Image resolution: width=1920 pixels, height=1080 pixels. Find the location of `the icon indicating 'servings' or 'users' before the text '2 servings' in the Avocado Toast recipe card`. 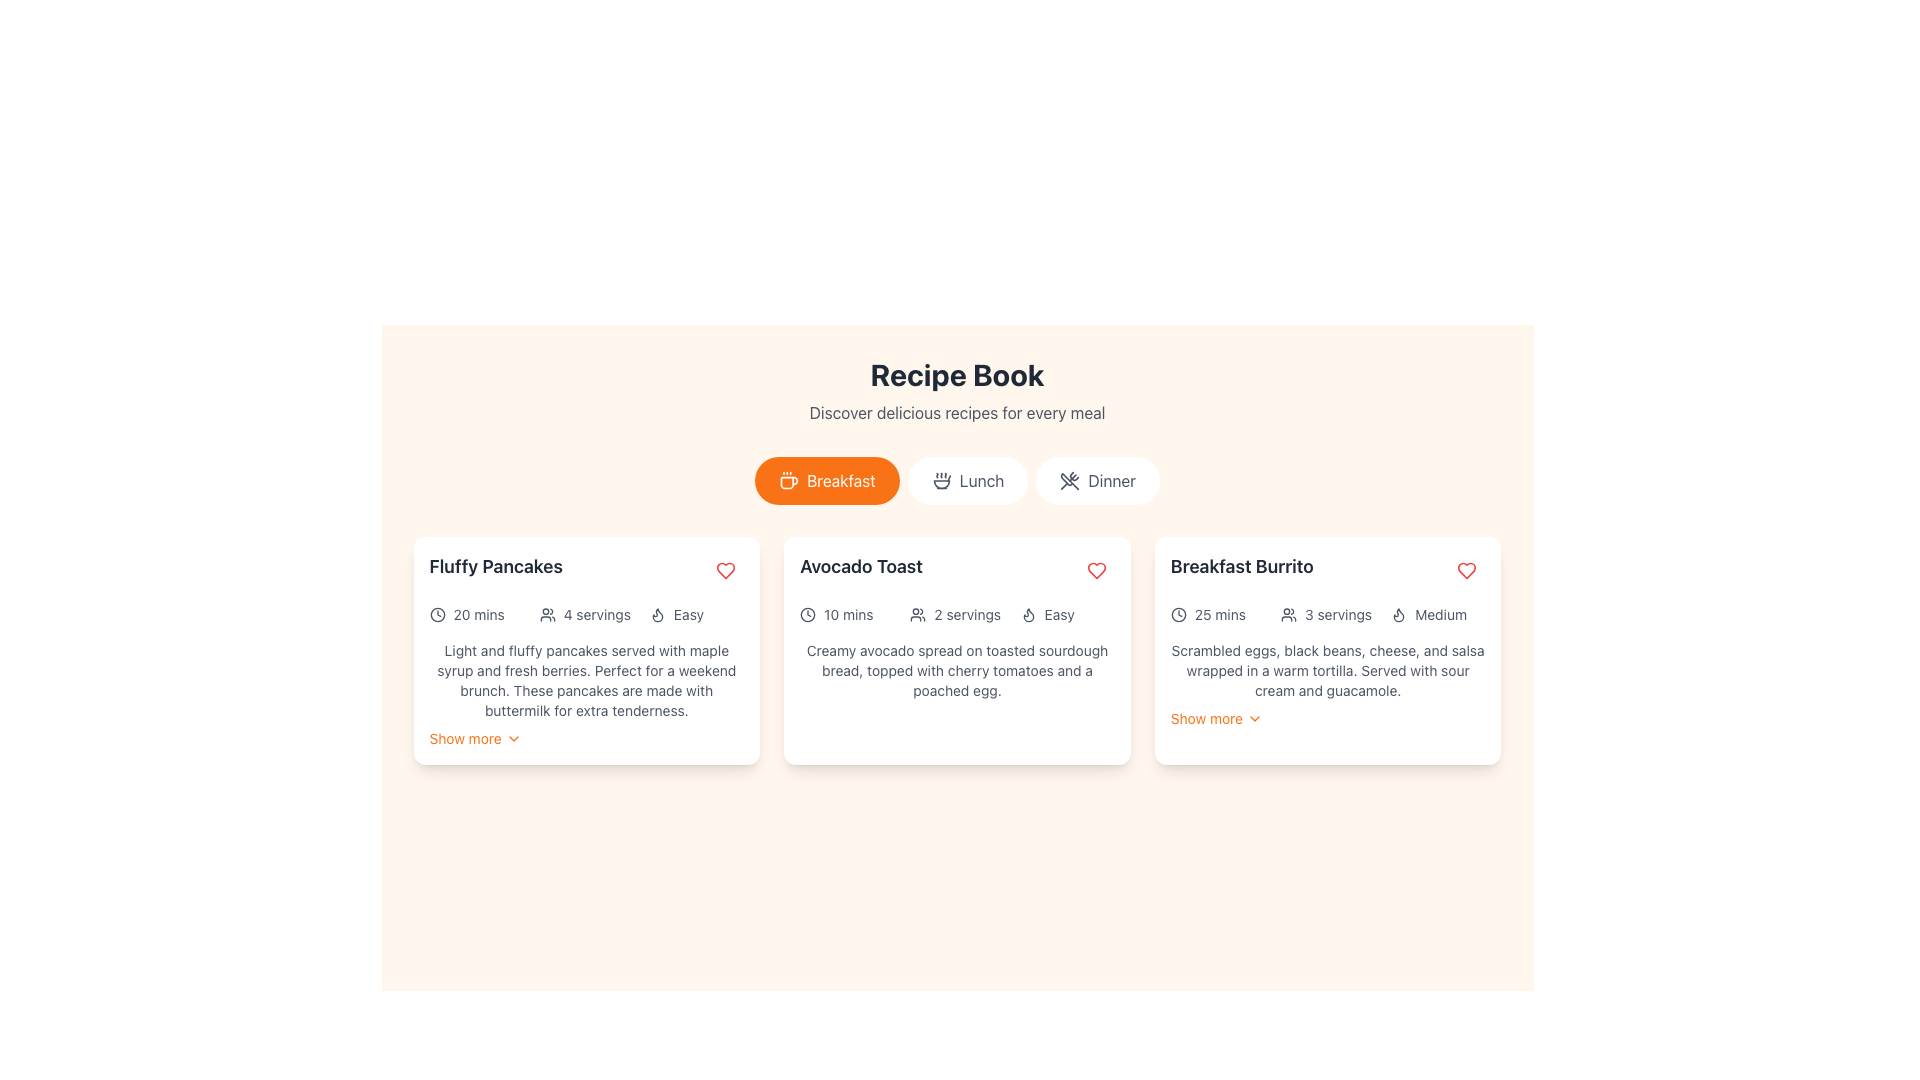

the icon indicating 'servings' or 'users' before the text '2 servings' in the Avocado Toast recipe card is located at coordinates (917, 613).